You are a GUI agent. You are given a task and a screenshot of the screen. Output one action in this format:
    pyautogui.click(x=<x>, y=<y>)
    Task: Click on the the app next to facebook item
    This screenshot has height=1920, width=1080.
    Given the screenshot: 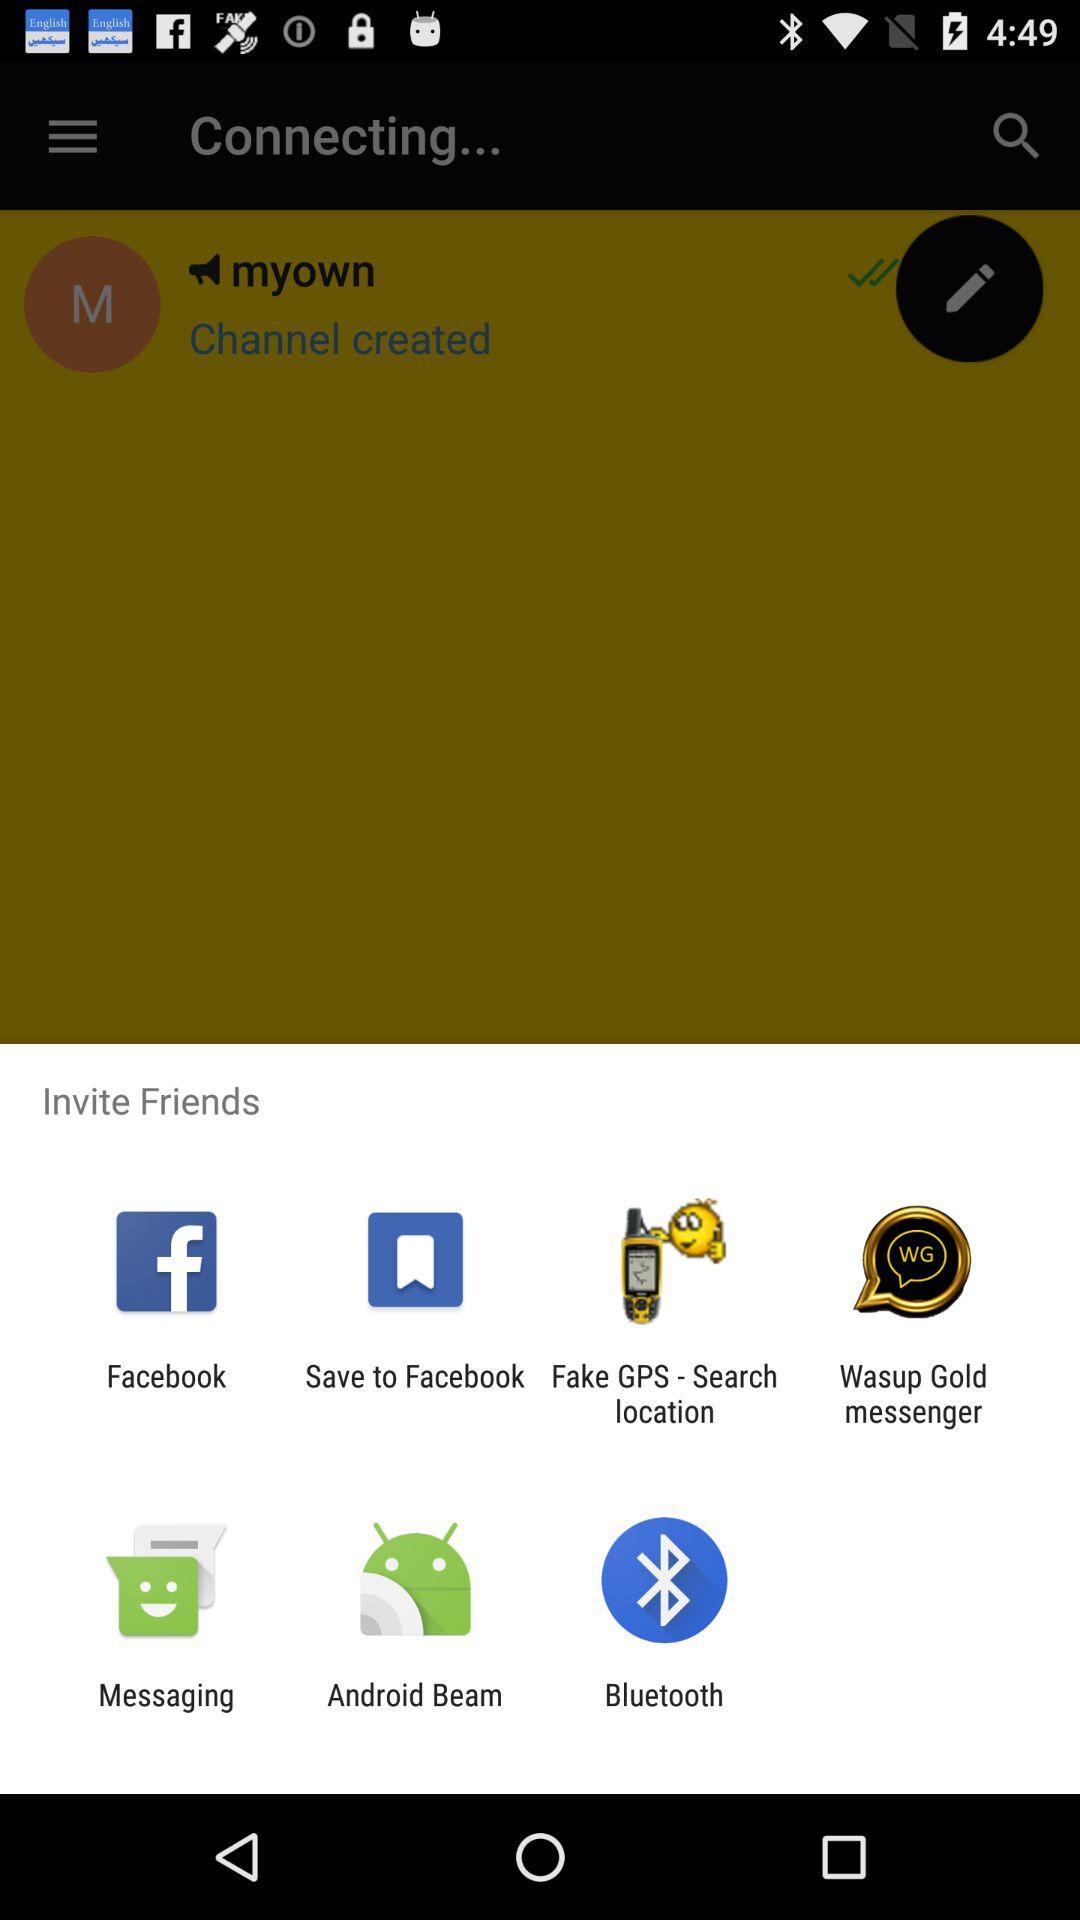 What is the action you would take?
    pyautogui.click(x=414, y=1392)
    